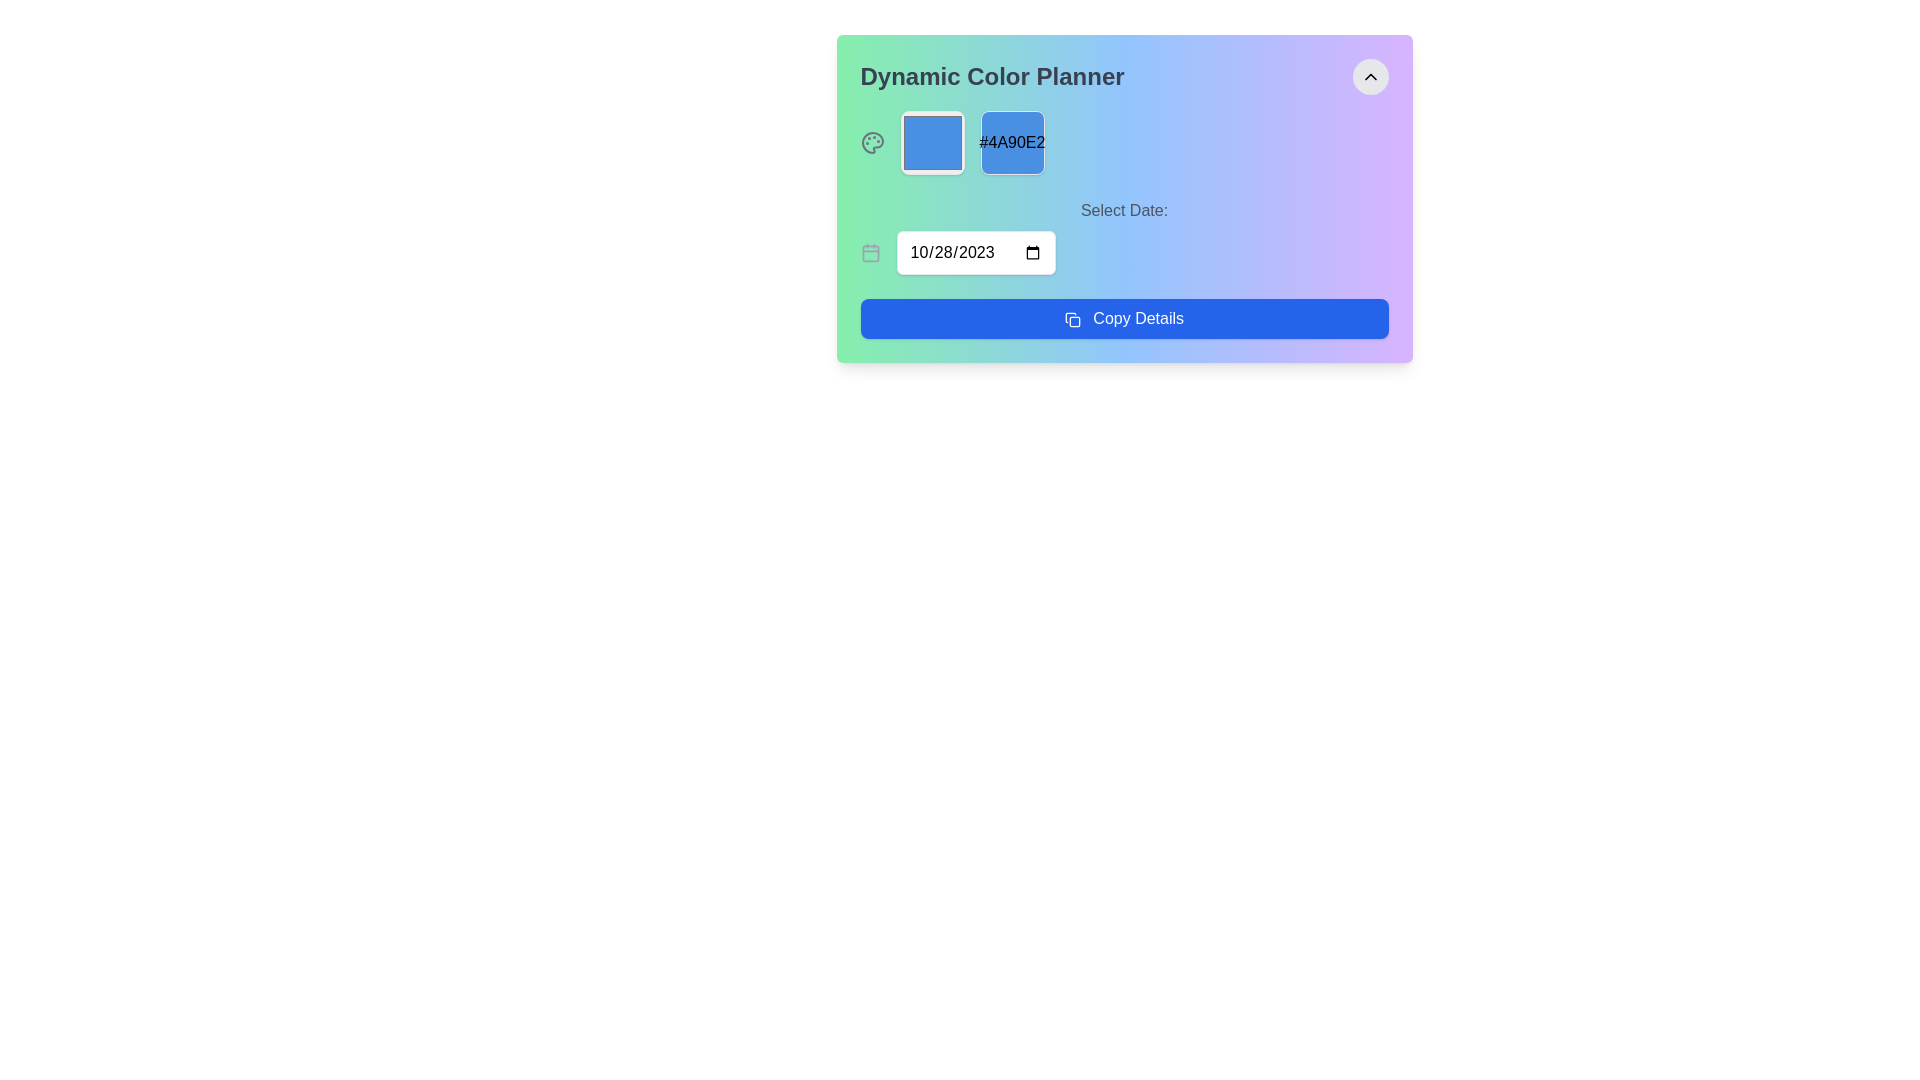  I want to click on the graphical decorative element (SVG) which is at the center of the calendar icon, located to the right of the date input field and above the 'Copy Details' button within the card, so click(870, 252).